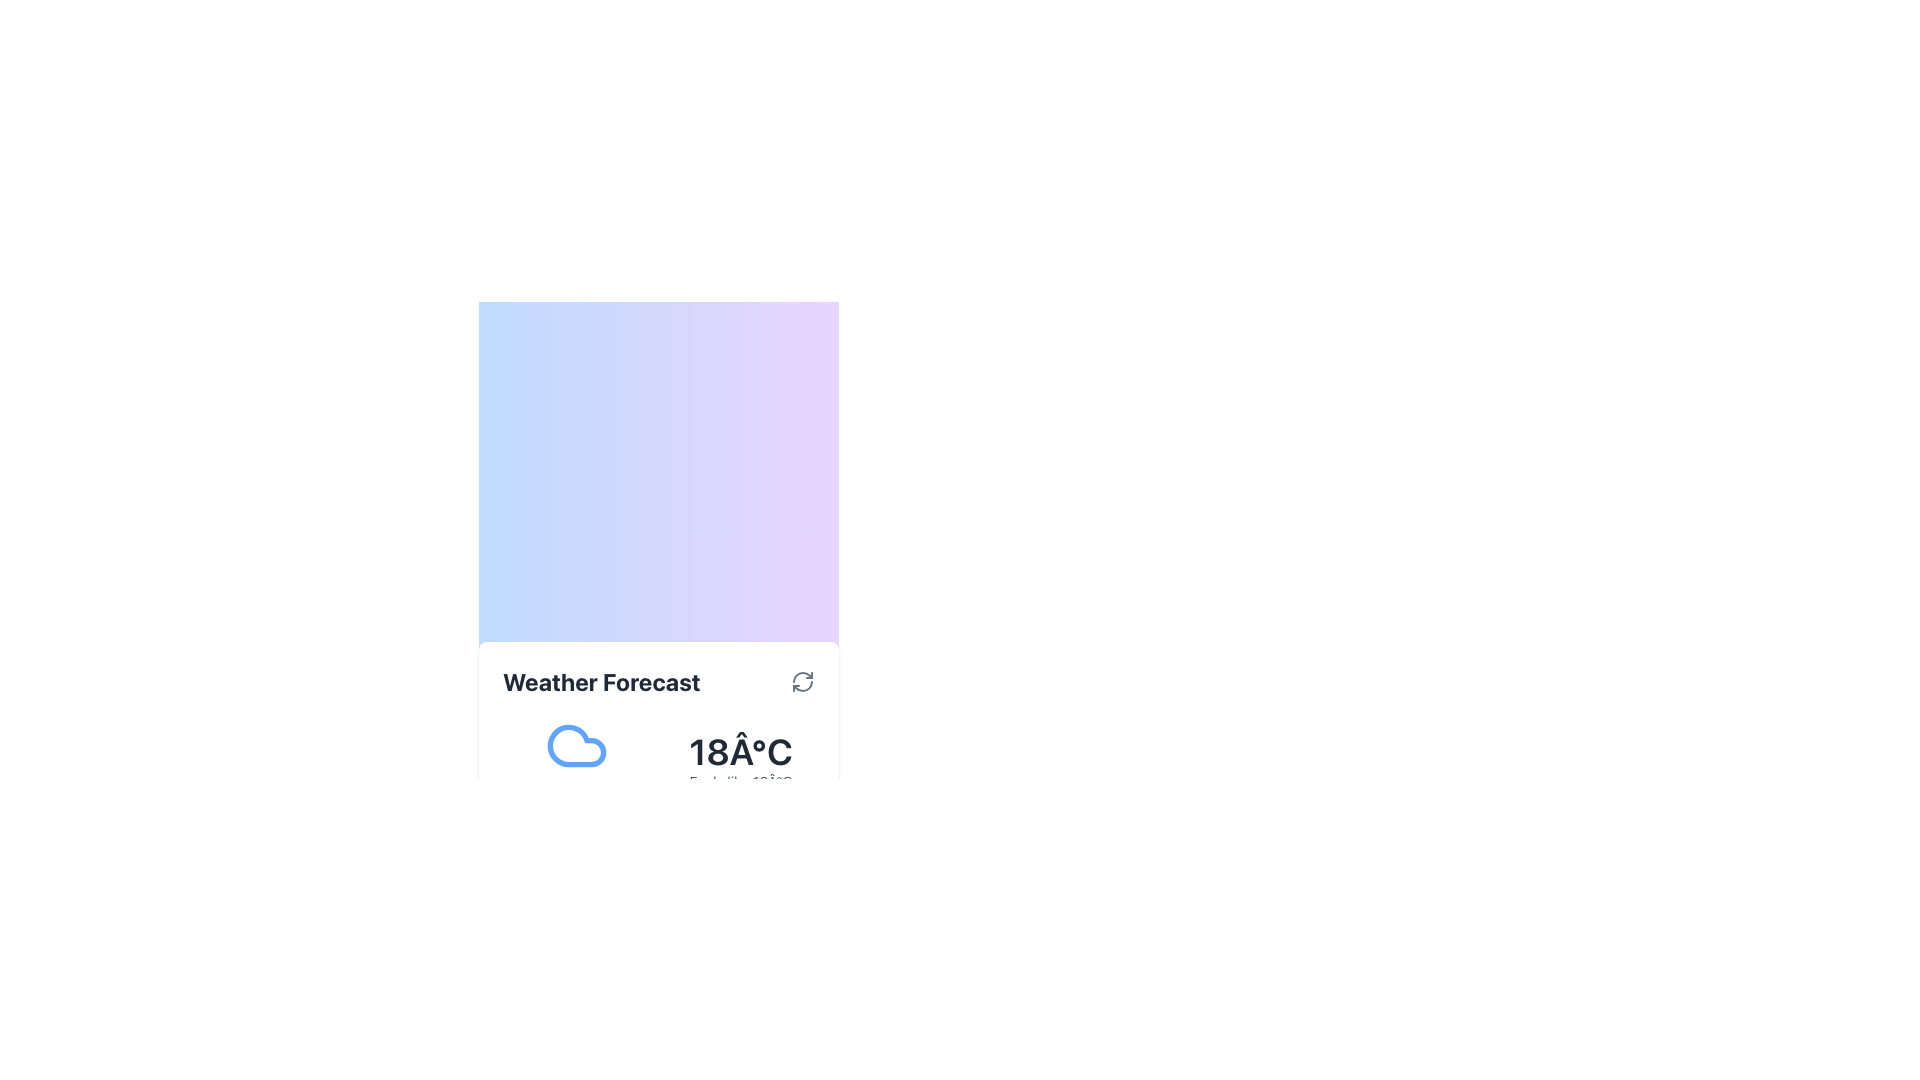  I want to click on the cloud icon with a blue outline that represents a weather condition, located to the left of the temperature information ('18Â°C'), so click(575, 762).